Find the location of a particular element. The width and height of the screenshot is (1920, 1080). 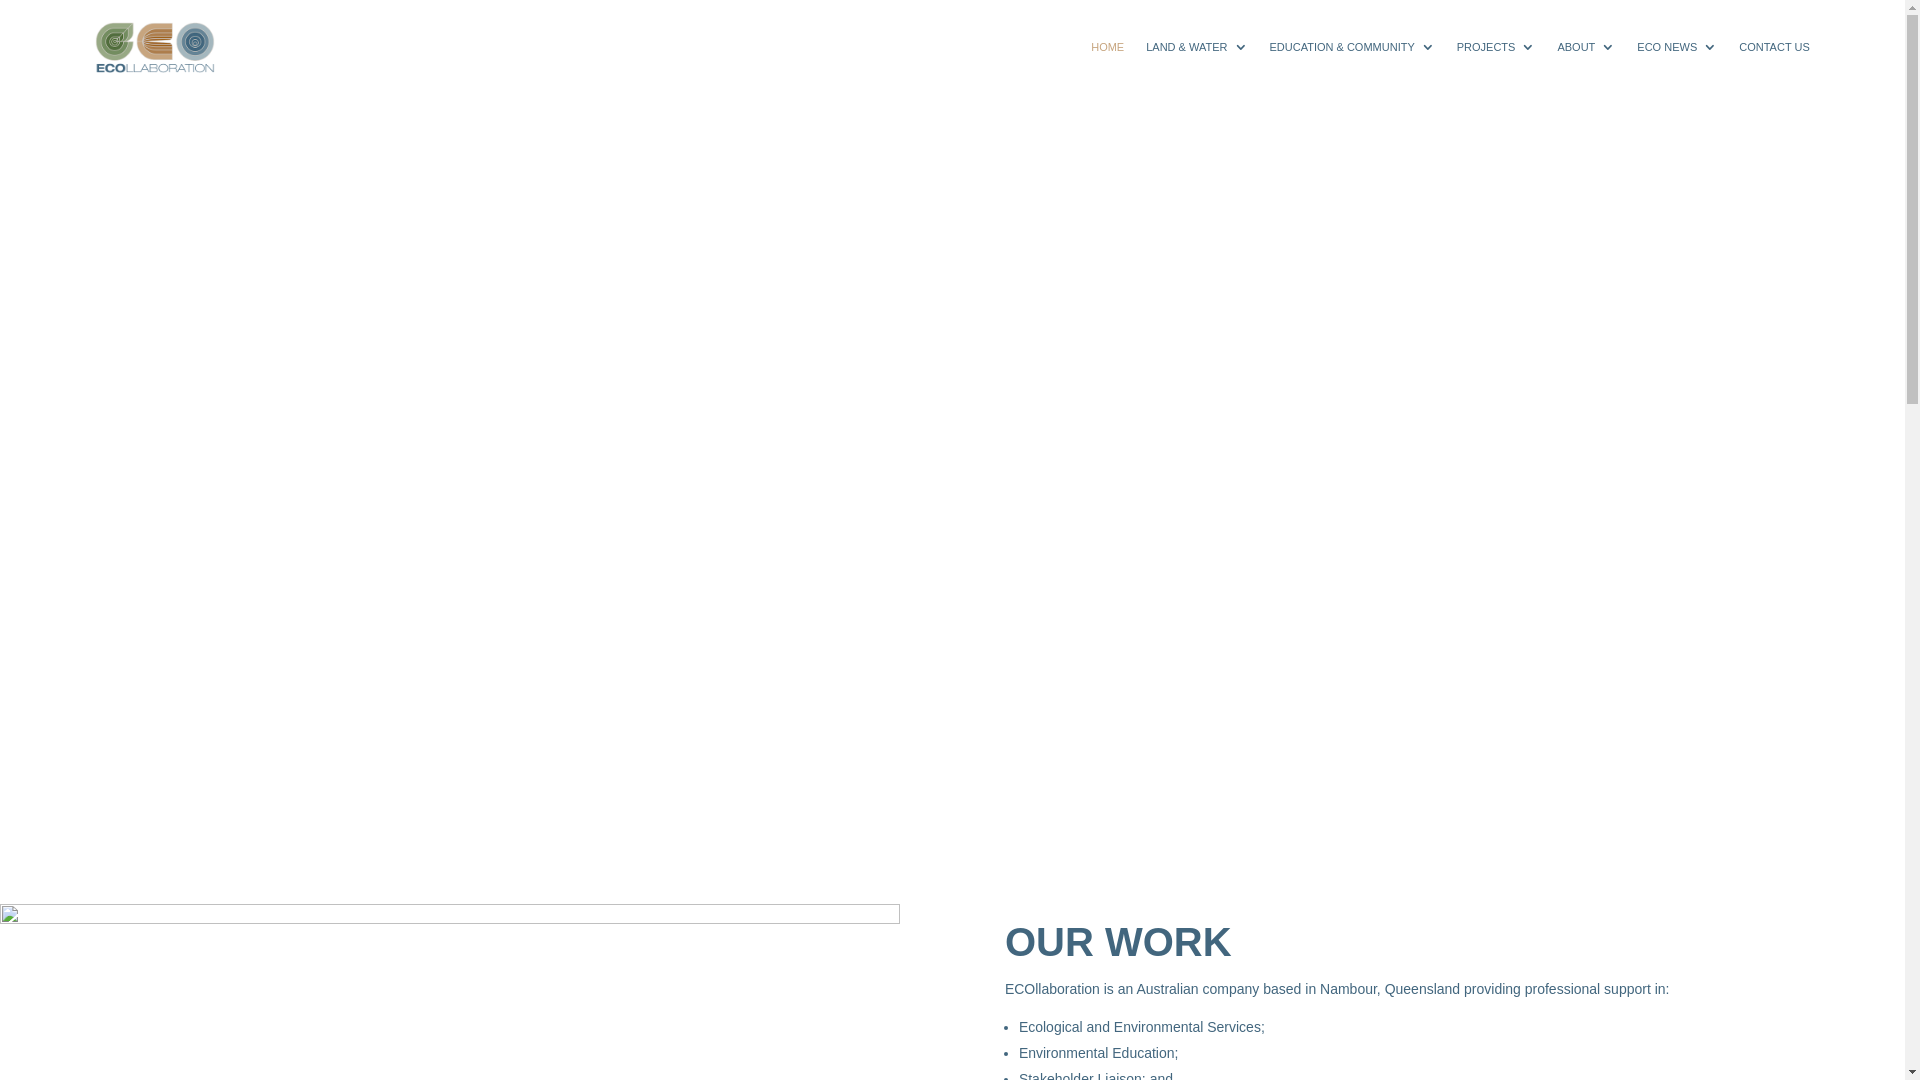

'EDUCATION & COMMUNITY' is located at coordinates (1352, 46).